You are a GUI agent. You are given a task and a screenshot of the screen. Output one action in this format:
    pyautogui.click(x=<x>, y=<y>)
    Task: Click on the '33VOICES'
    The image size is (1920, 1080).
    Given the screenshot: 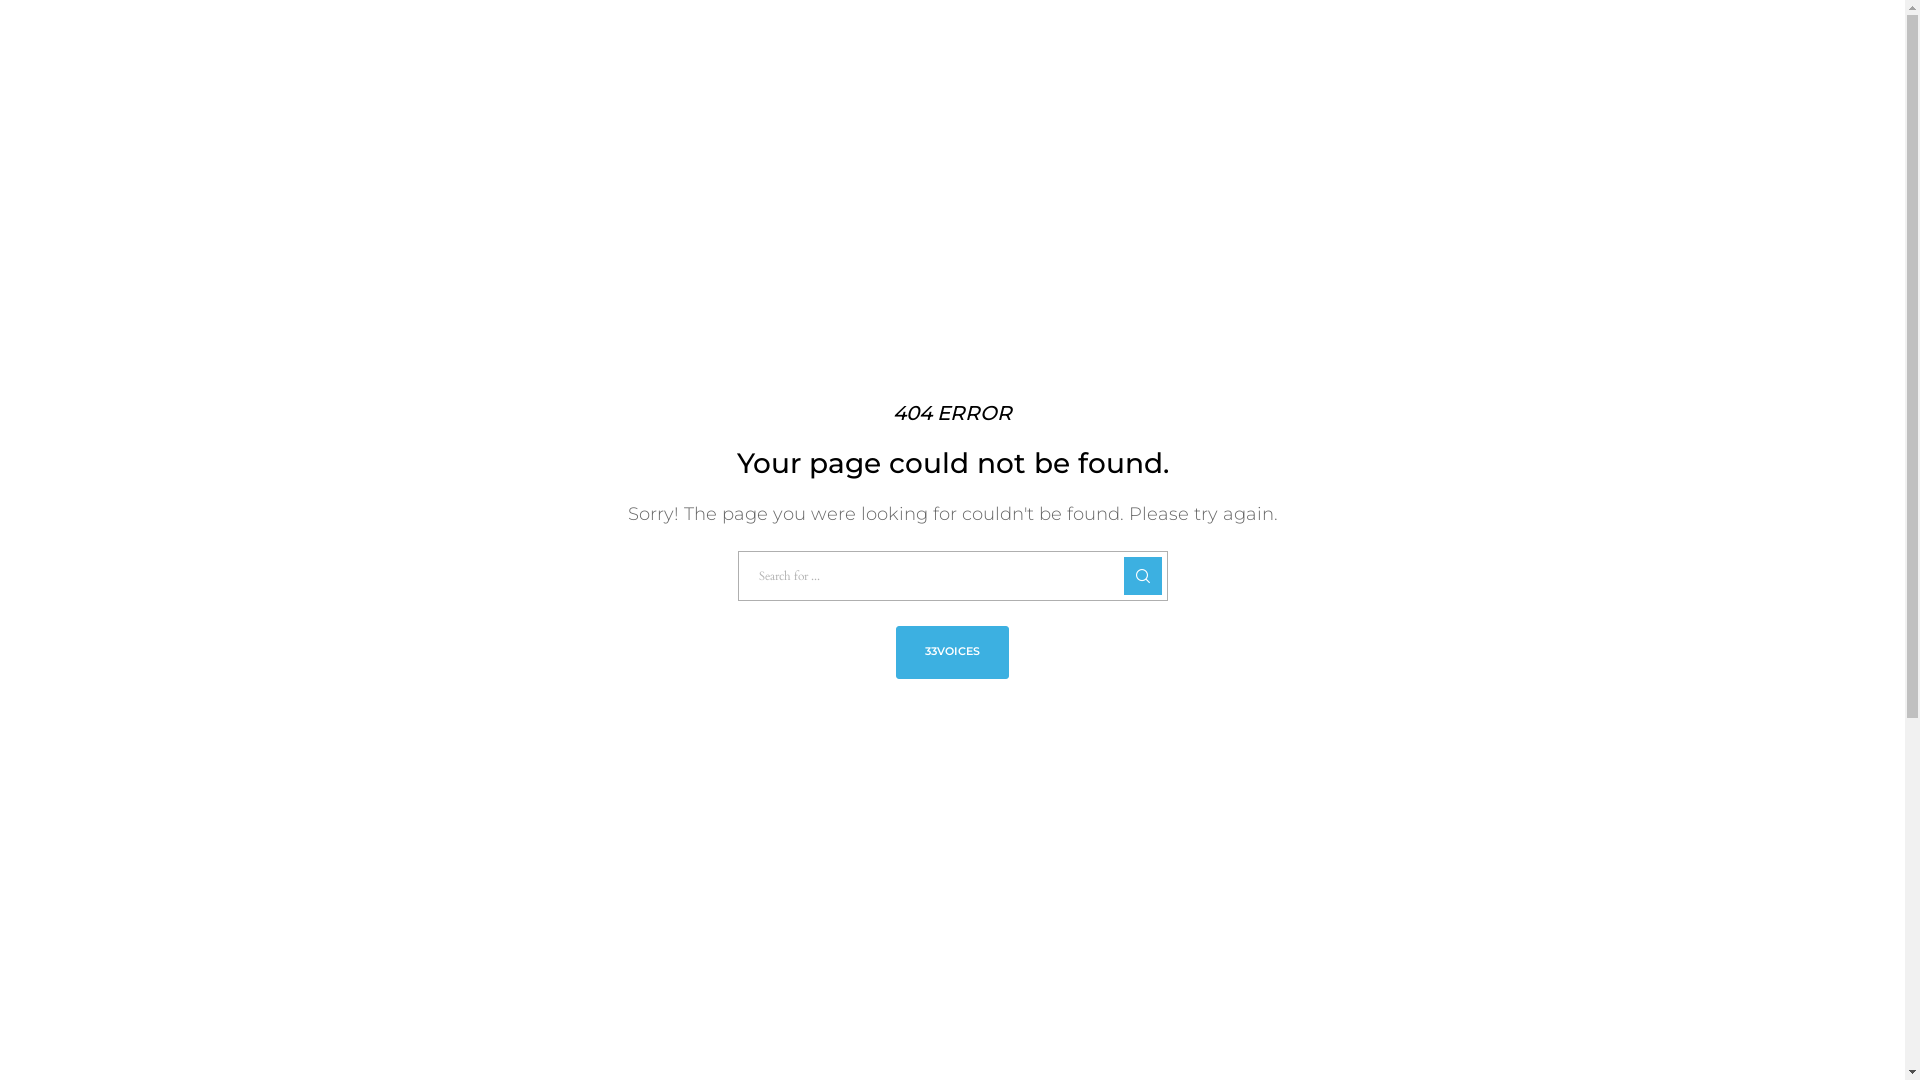 What is the action you would take?
    pyautogui.click(x=951, y=652)
    